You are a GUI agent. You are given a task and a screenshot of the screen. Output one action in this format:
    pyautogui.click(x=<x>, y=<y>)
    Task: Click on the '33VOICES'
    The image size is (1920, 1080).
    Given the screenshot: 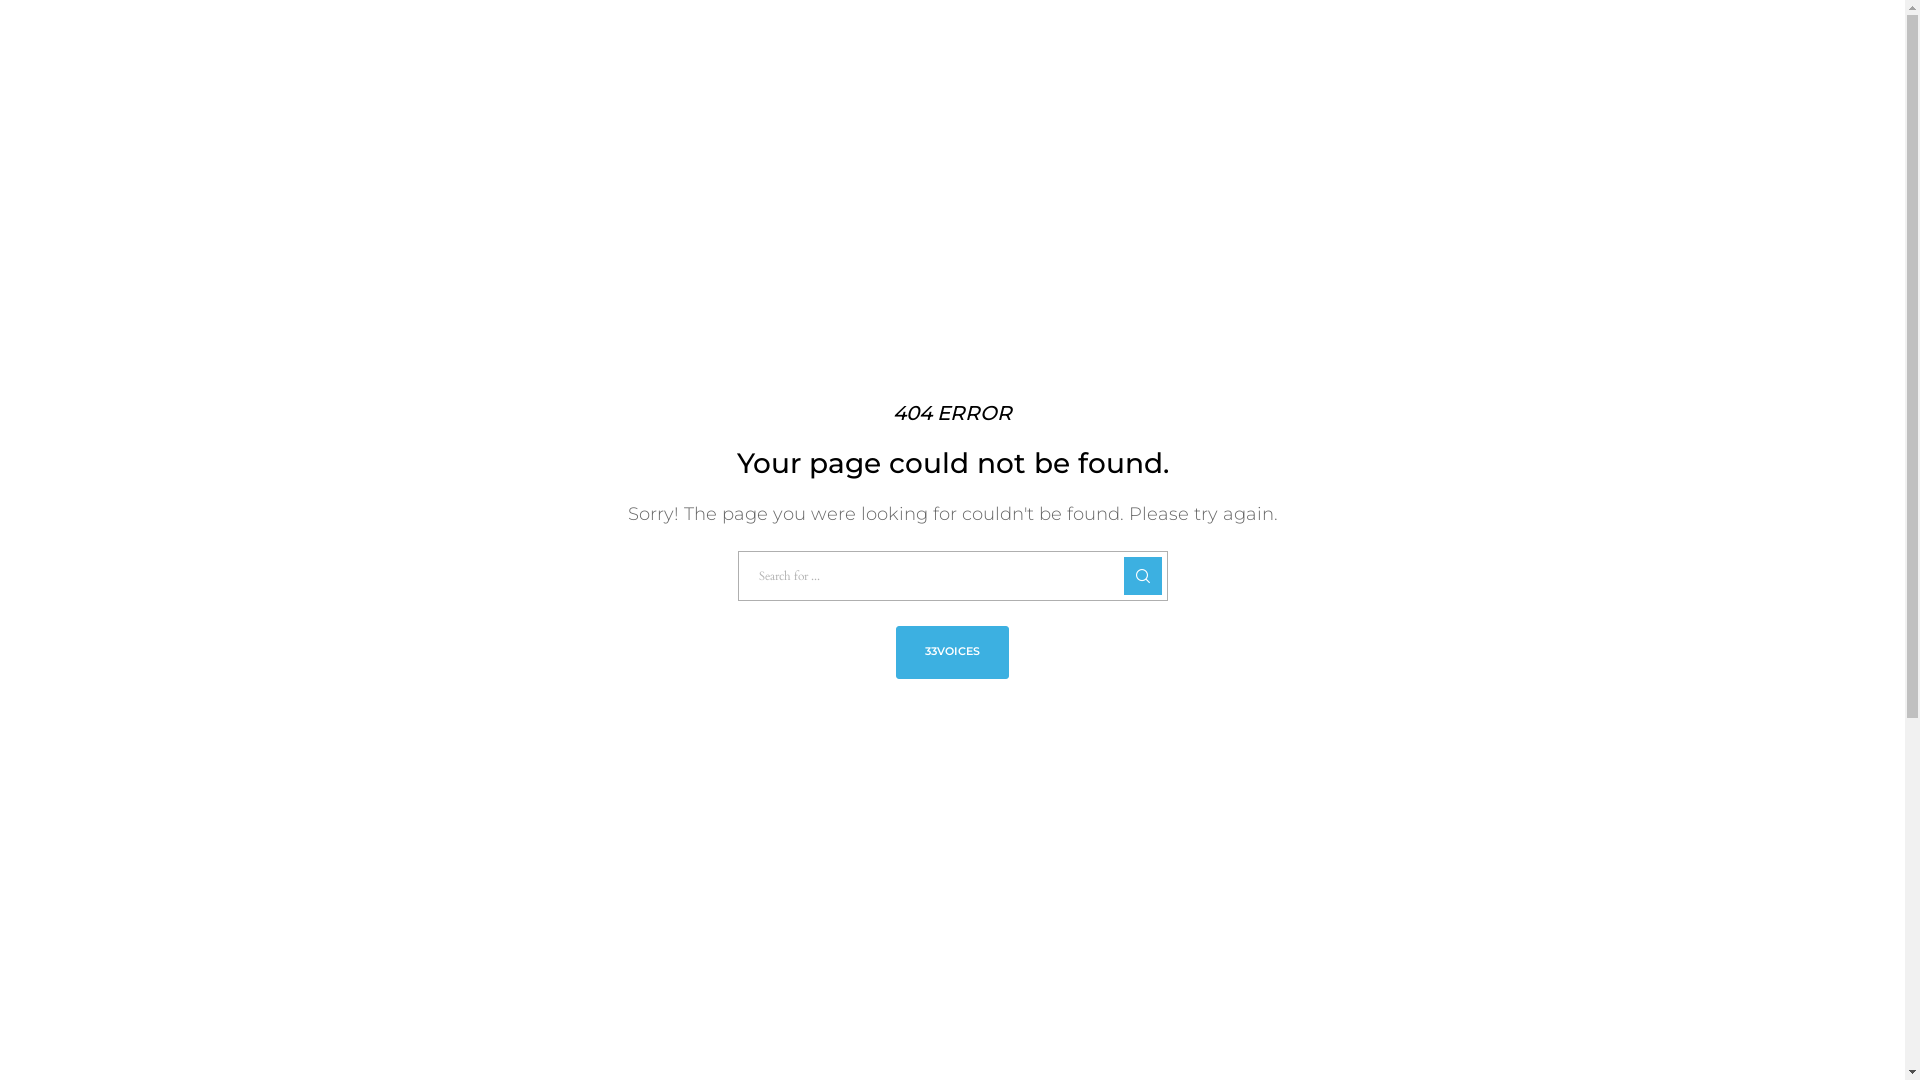 What is the action you would take?
    pyautogui.click(x=951, y=652)
    